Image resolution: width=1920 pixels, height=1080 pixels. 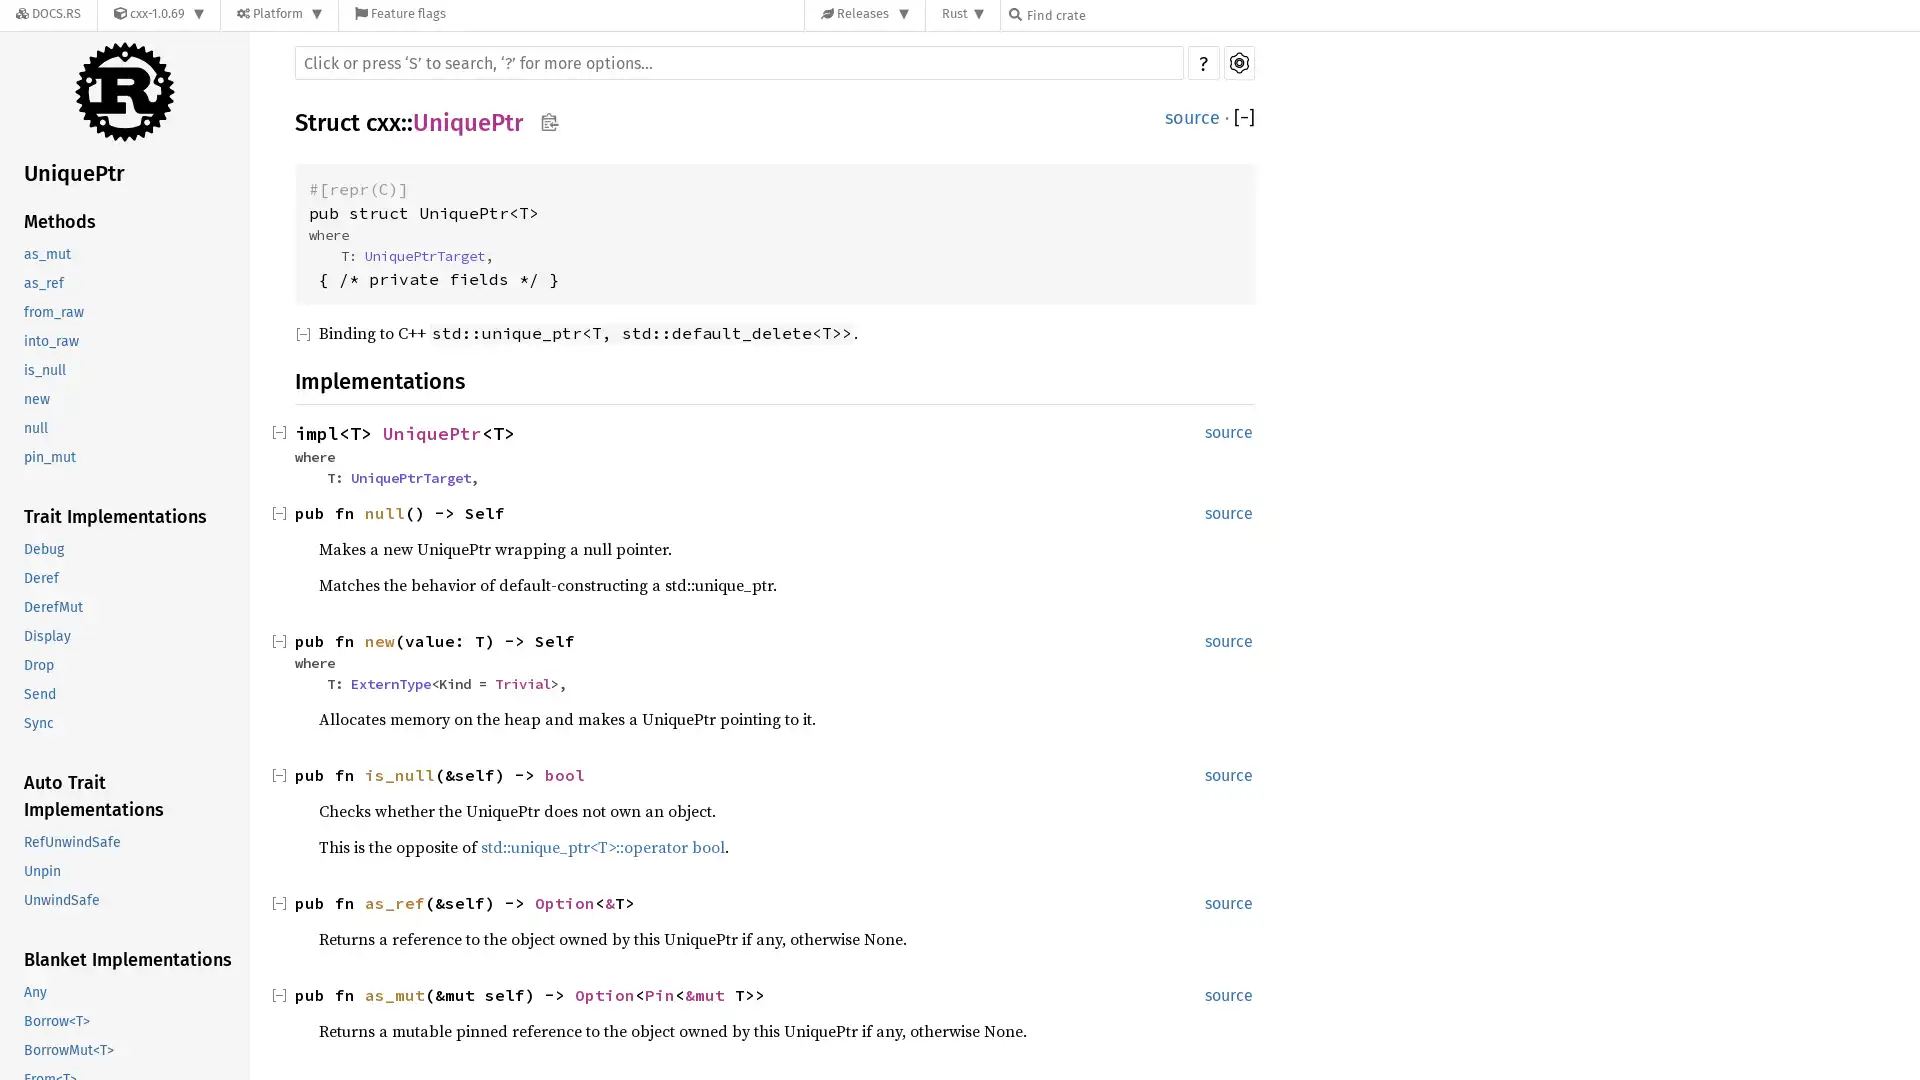 What do you see at coordinates (1202, 61) in the screenshot?
I see `?` at bounding box center [1202, 61].